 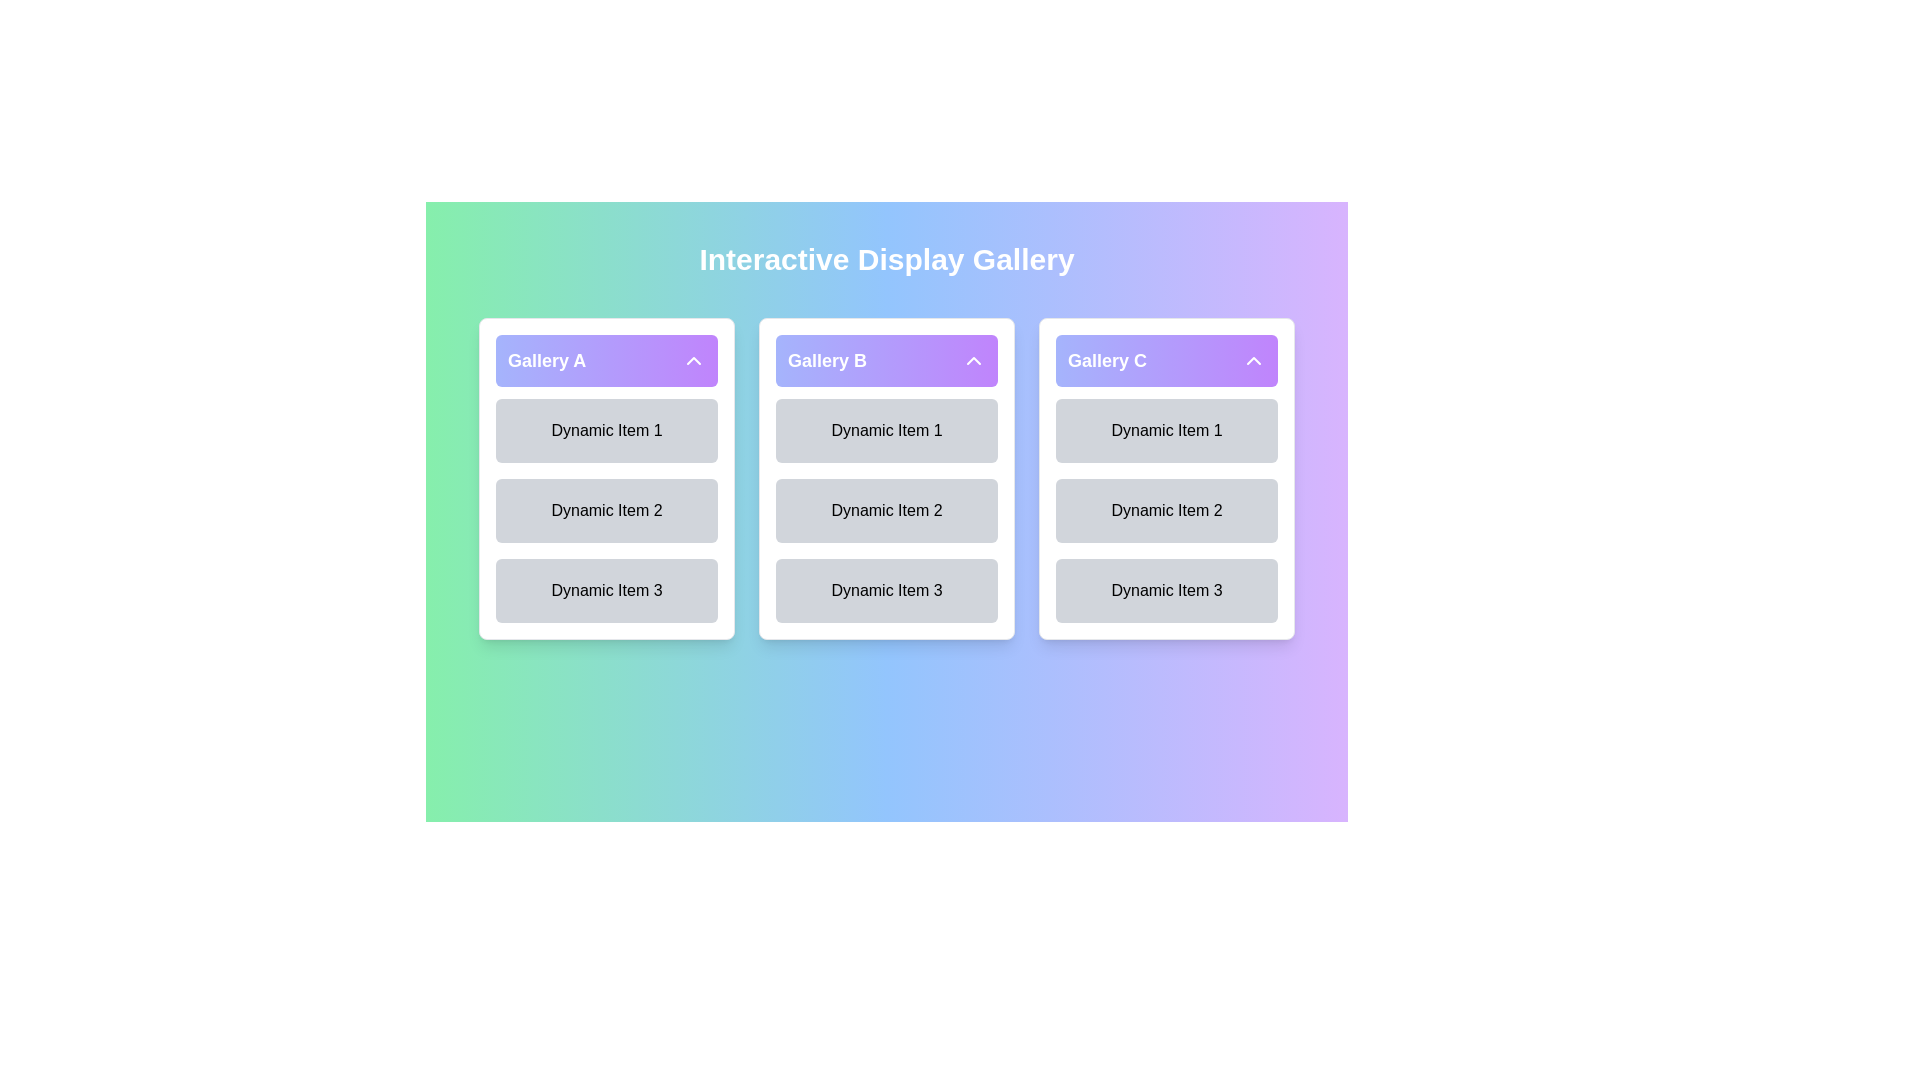 What do you see at coordinates (1166, 478) in the screenshot?
I see `the static box labeled 'Dynamic Item 2' located in the 'Gallery C' section, which is the second box in a vertical stack of three` at bounding box center [1166, 478].